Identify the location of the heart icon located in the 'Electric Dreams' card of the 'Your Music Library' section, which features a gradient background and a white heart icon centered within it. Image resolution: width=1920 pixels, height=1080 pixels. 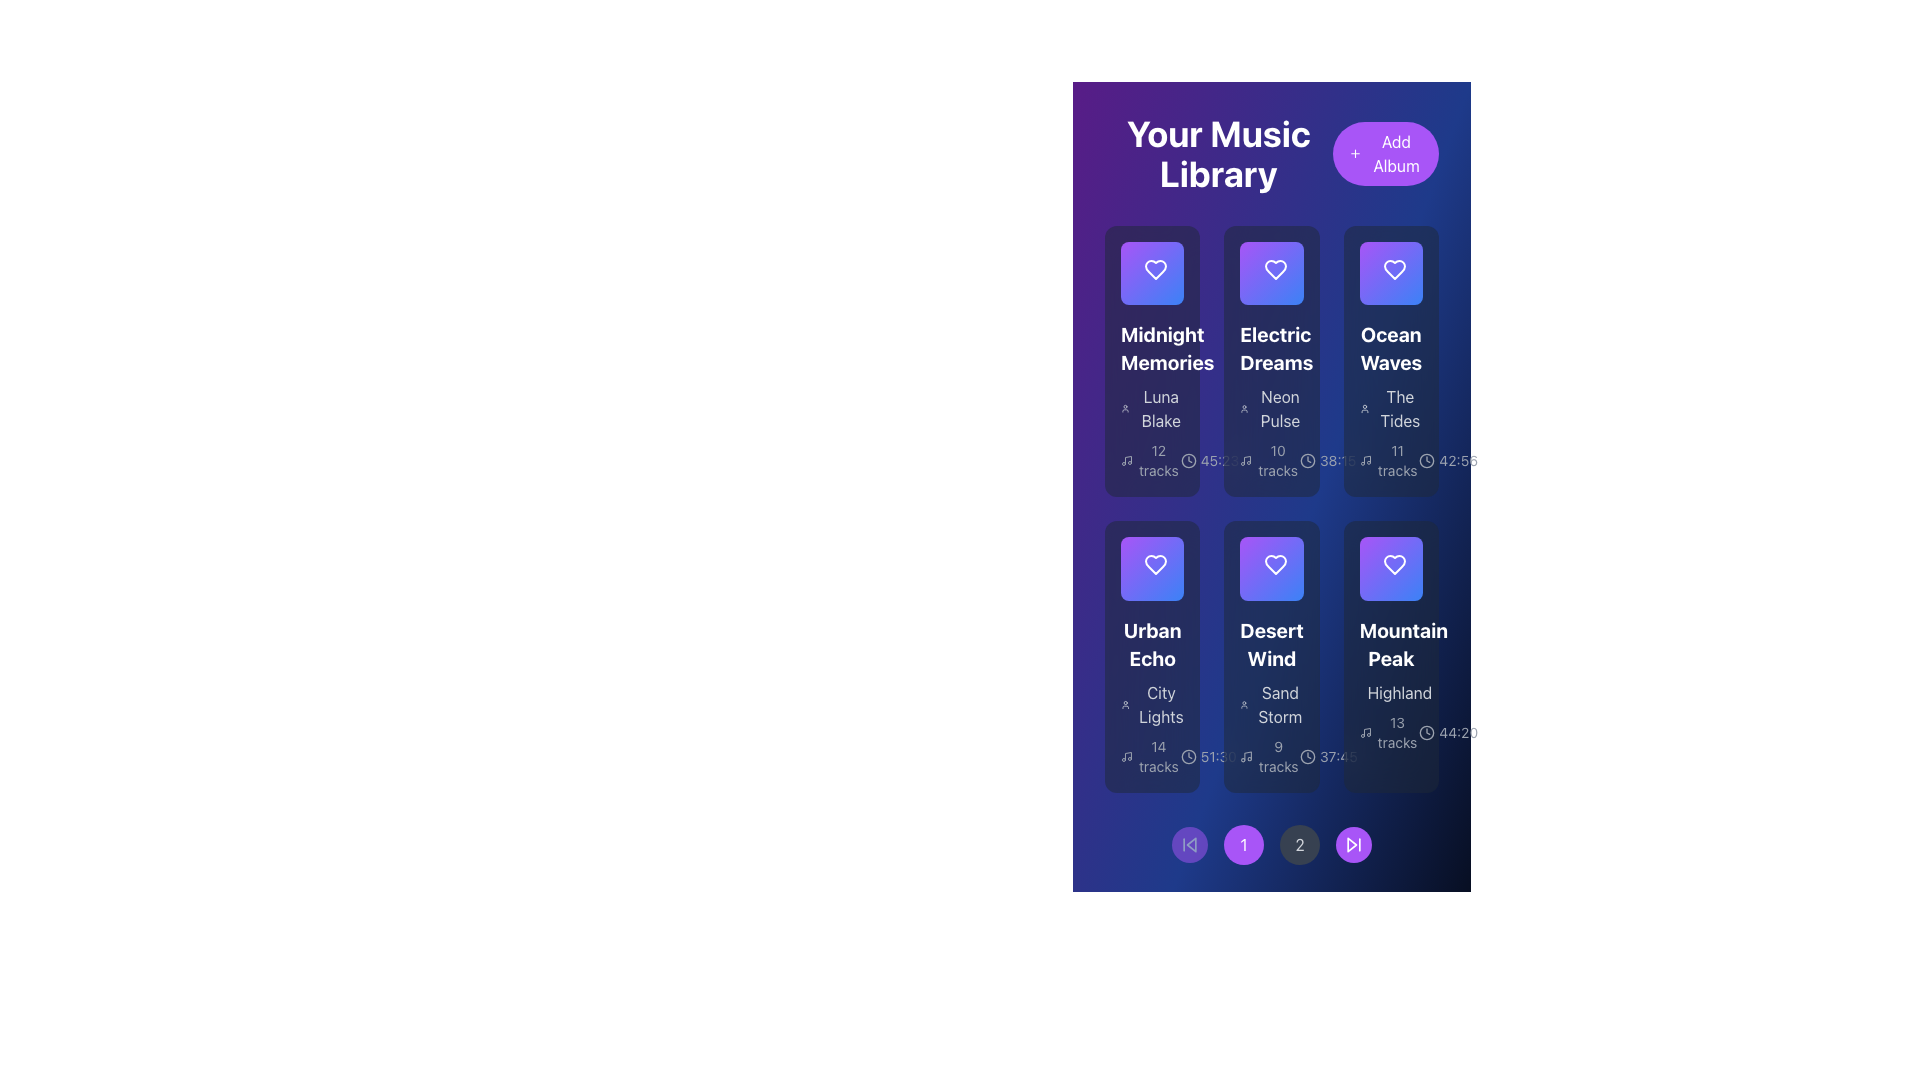
(1271, 273).